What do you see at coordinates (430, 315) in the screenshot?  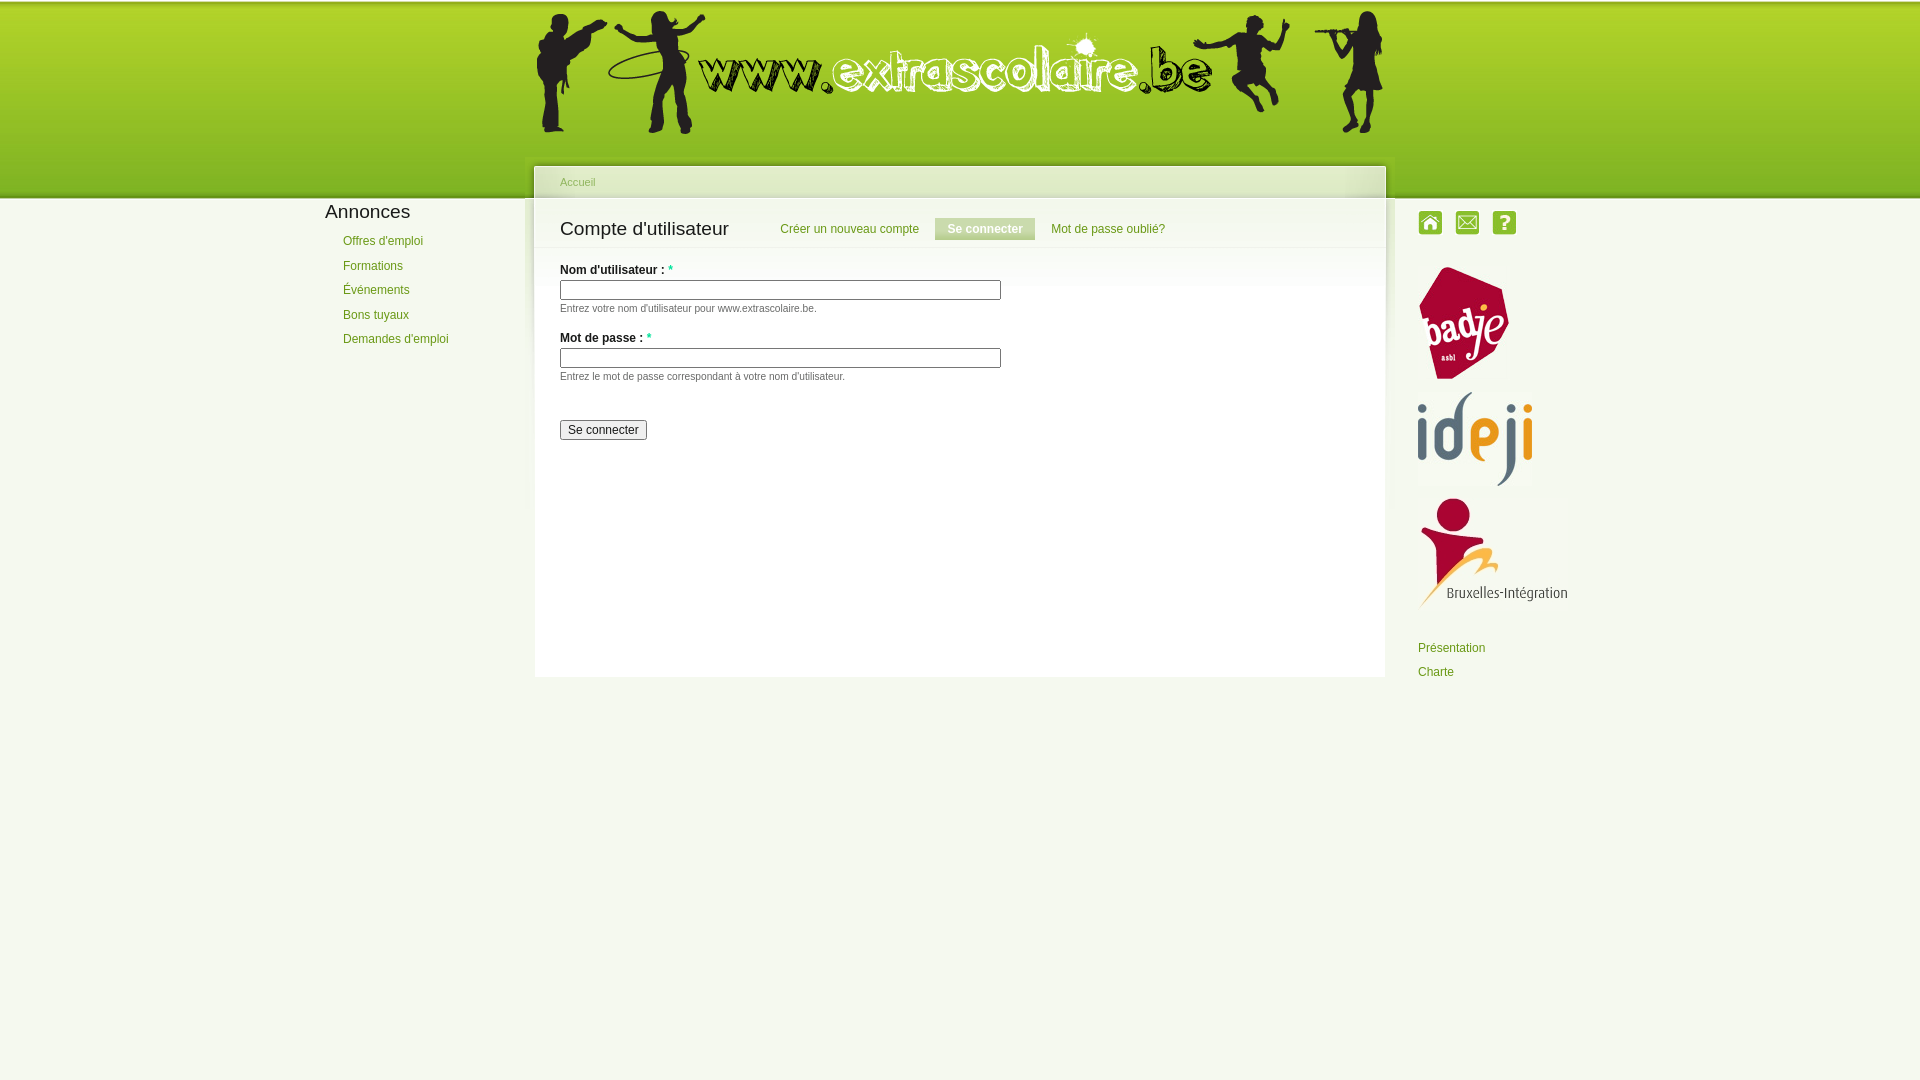 I see `'Bons tuyaux'` at bounding box center [430, 315].